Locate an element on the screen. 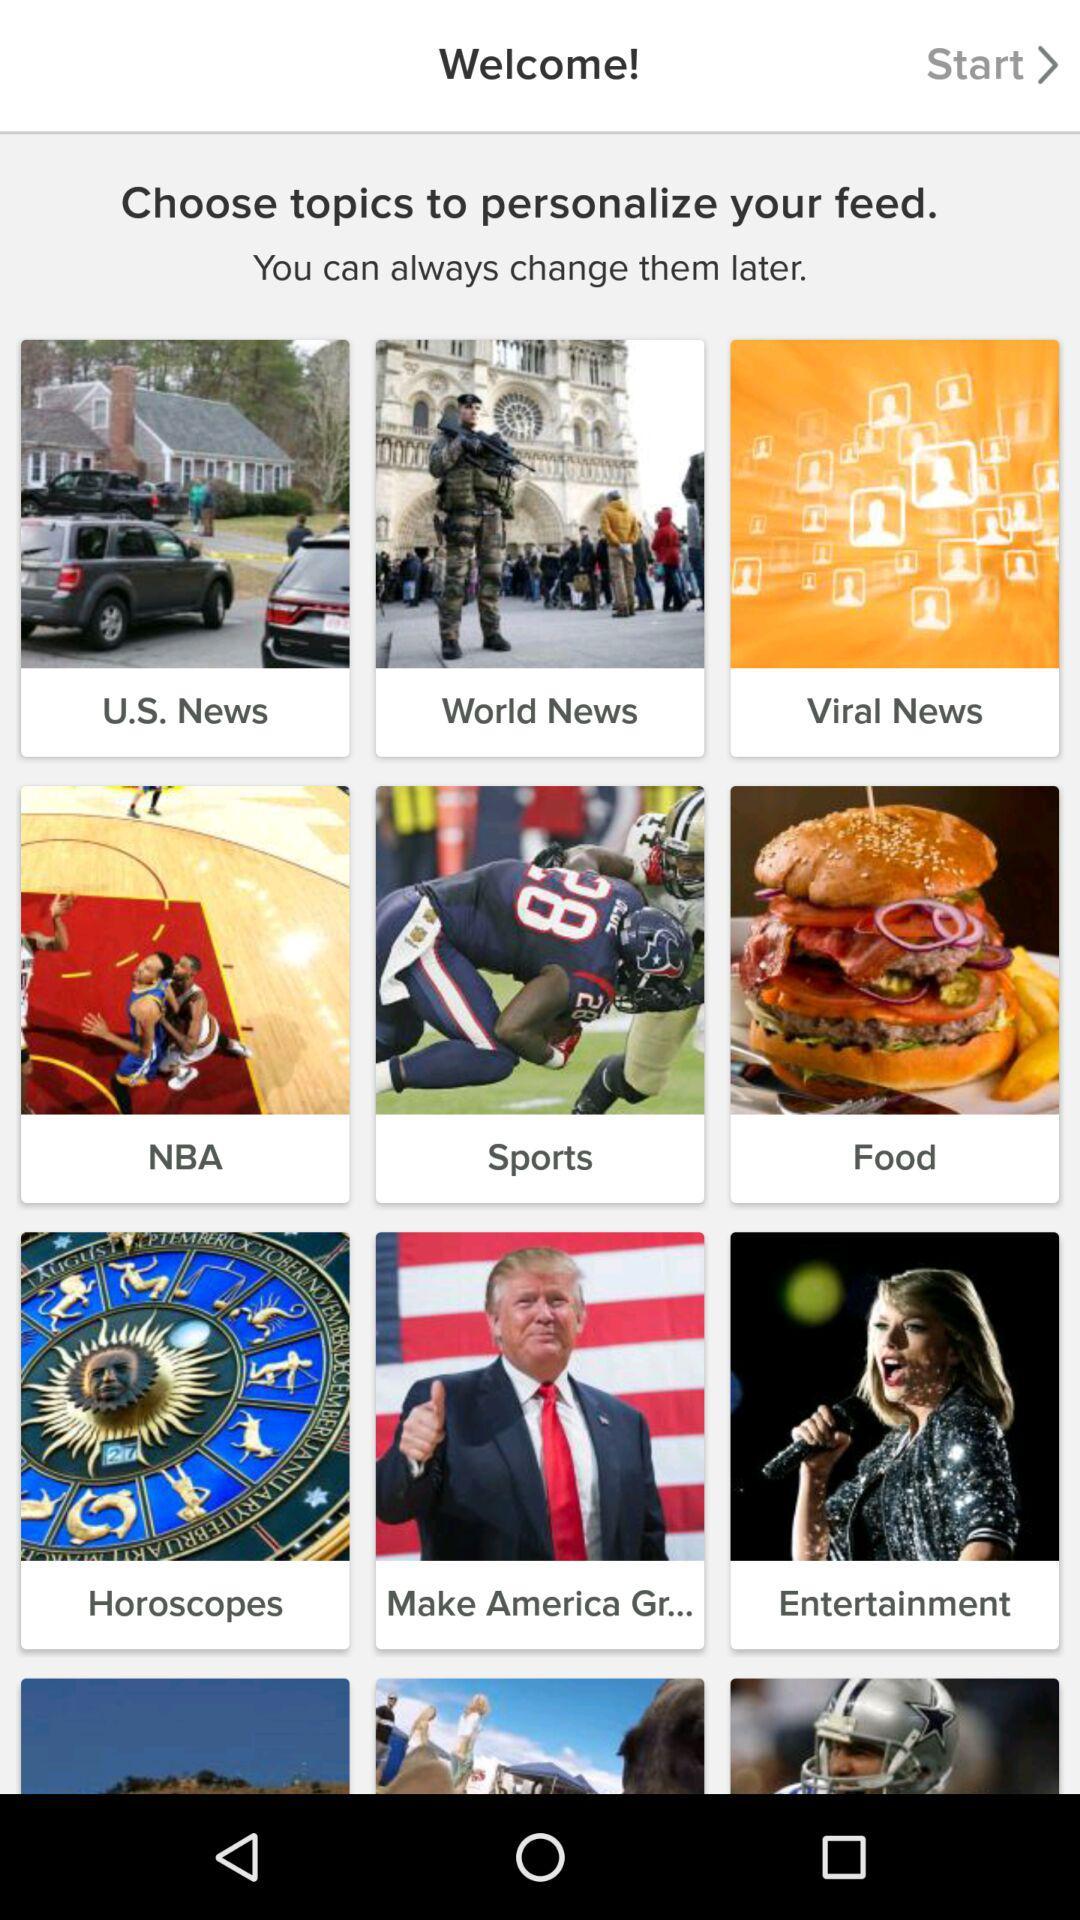  the first image is located at coordinates (185, 504).